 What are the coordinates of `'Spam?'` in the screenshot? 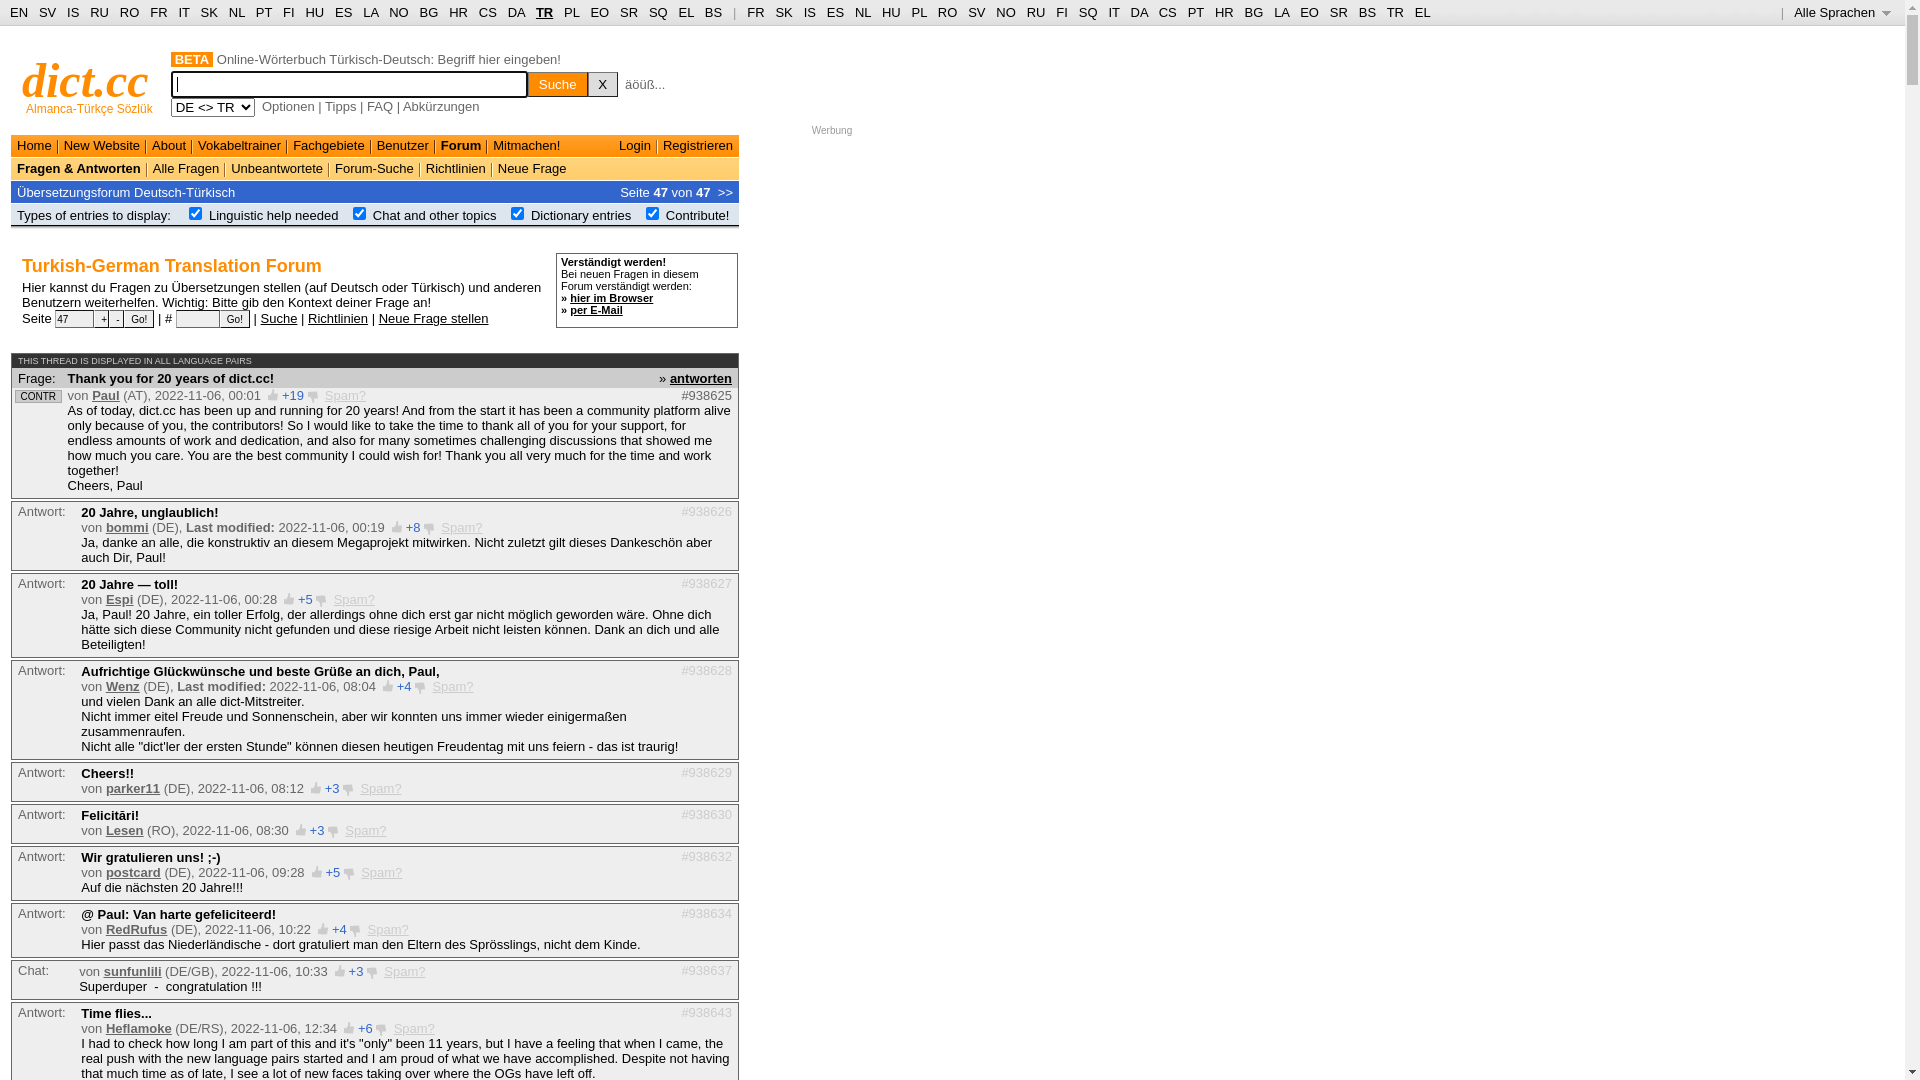 It's located at (334, 598).